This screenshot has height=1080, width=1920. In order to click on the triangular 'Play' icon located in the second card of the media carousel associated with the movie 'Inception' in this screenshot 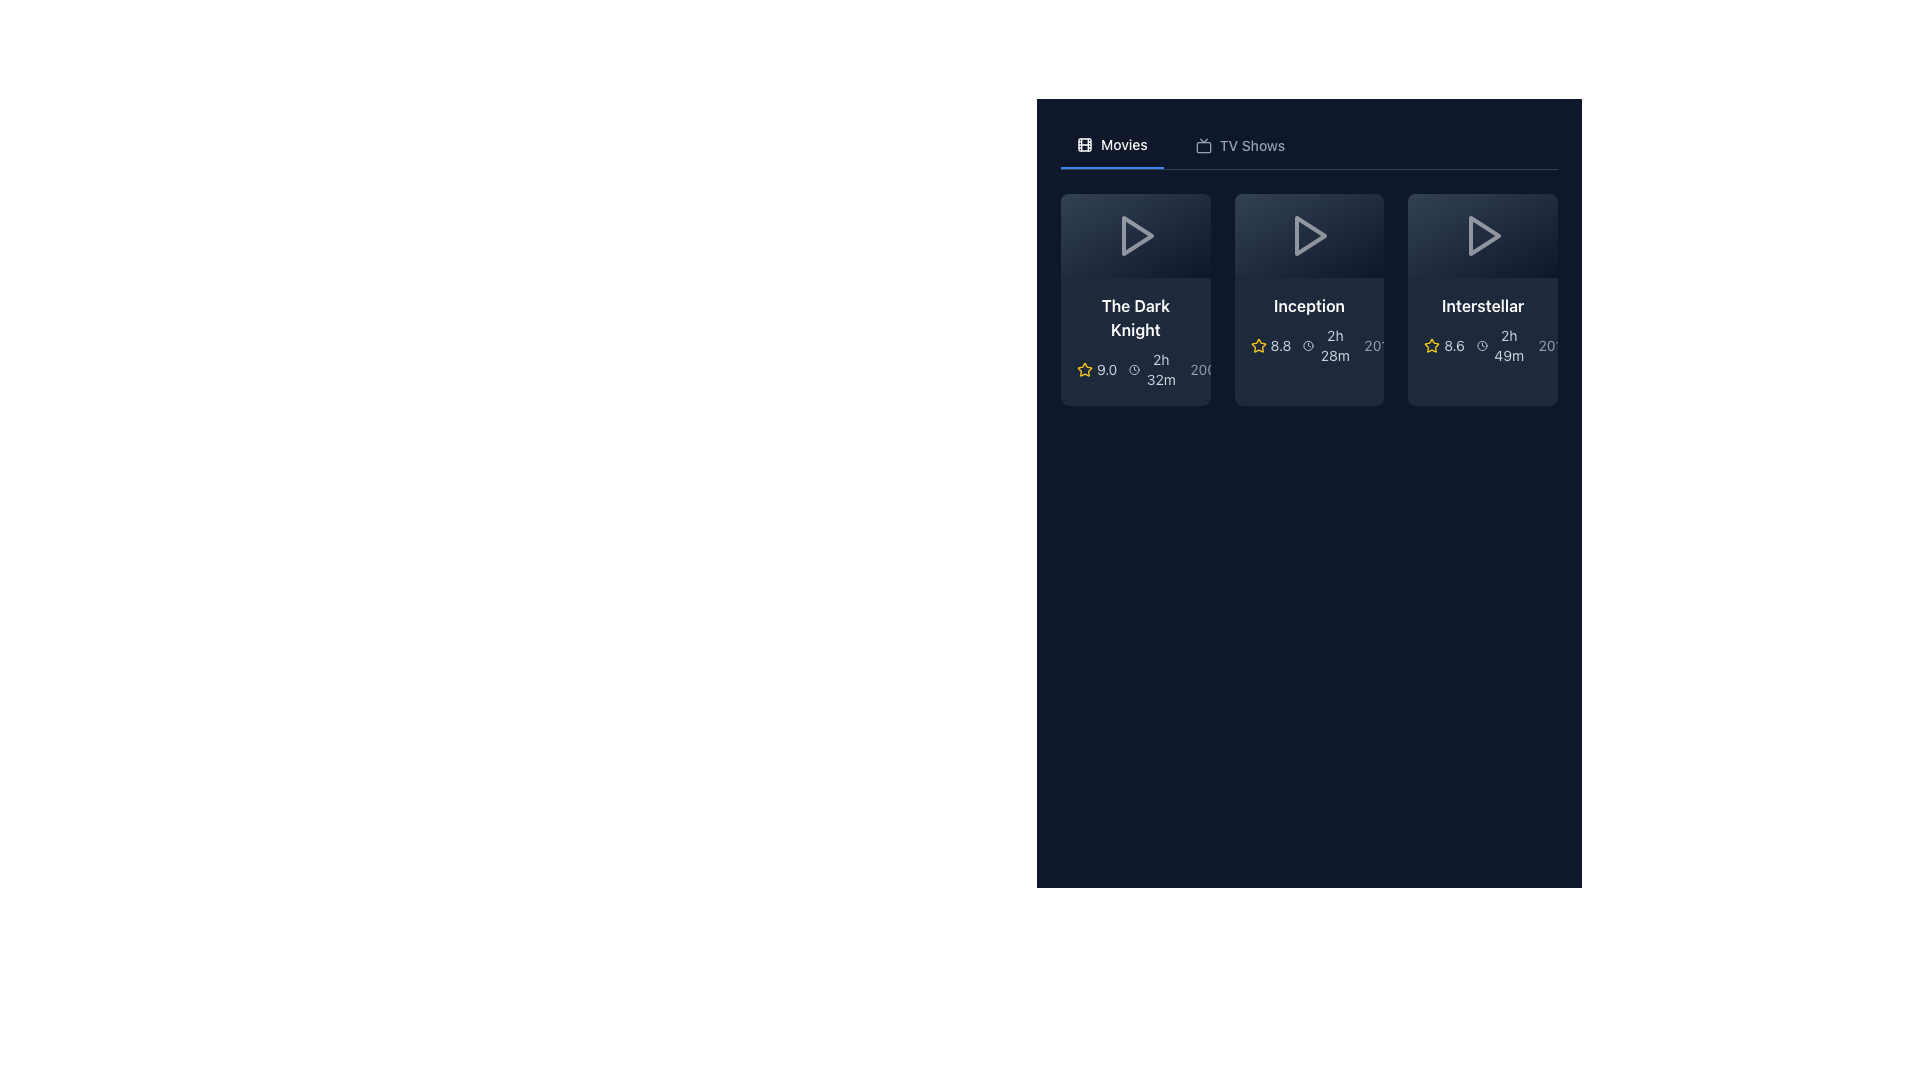, I will do `click(1309, 234)`.